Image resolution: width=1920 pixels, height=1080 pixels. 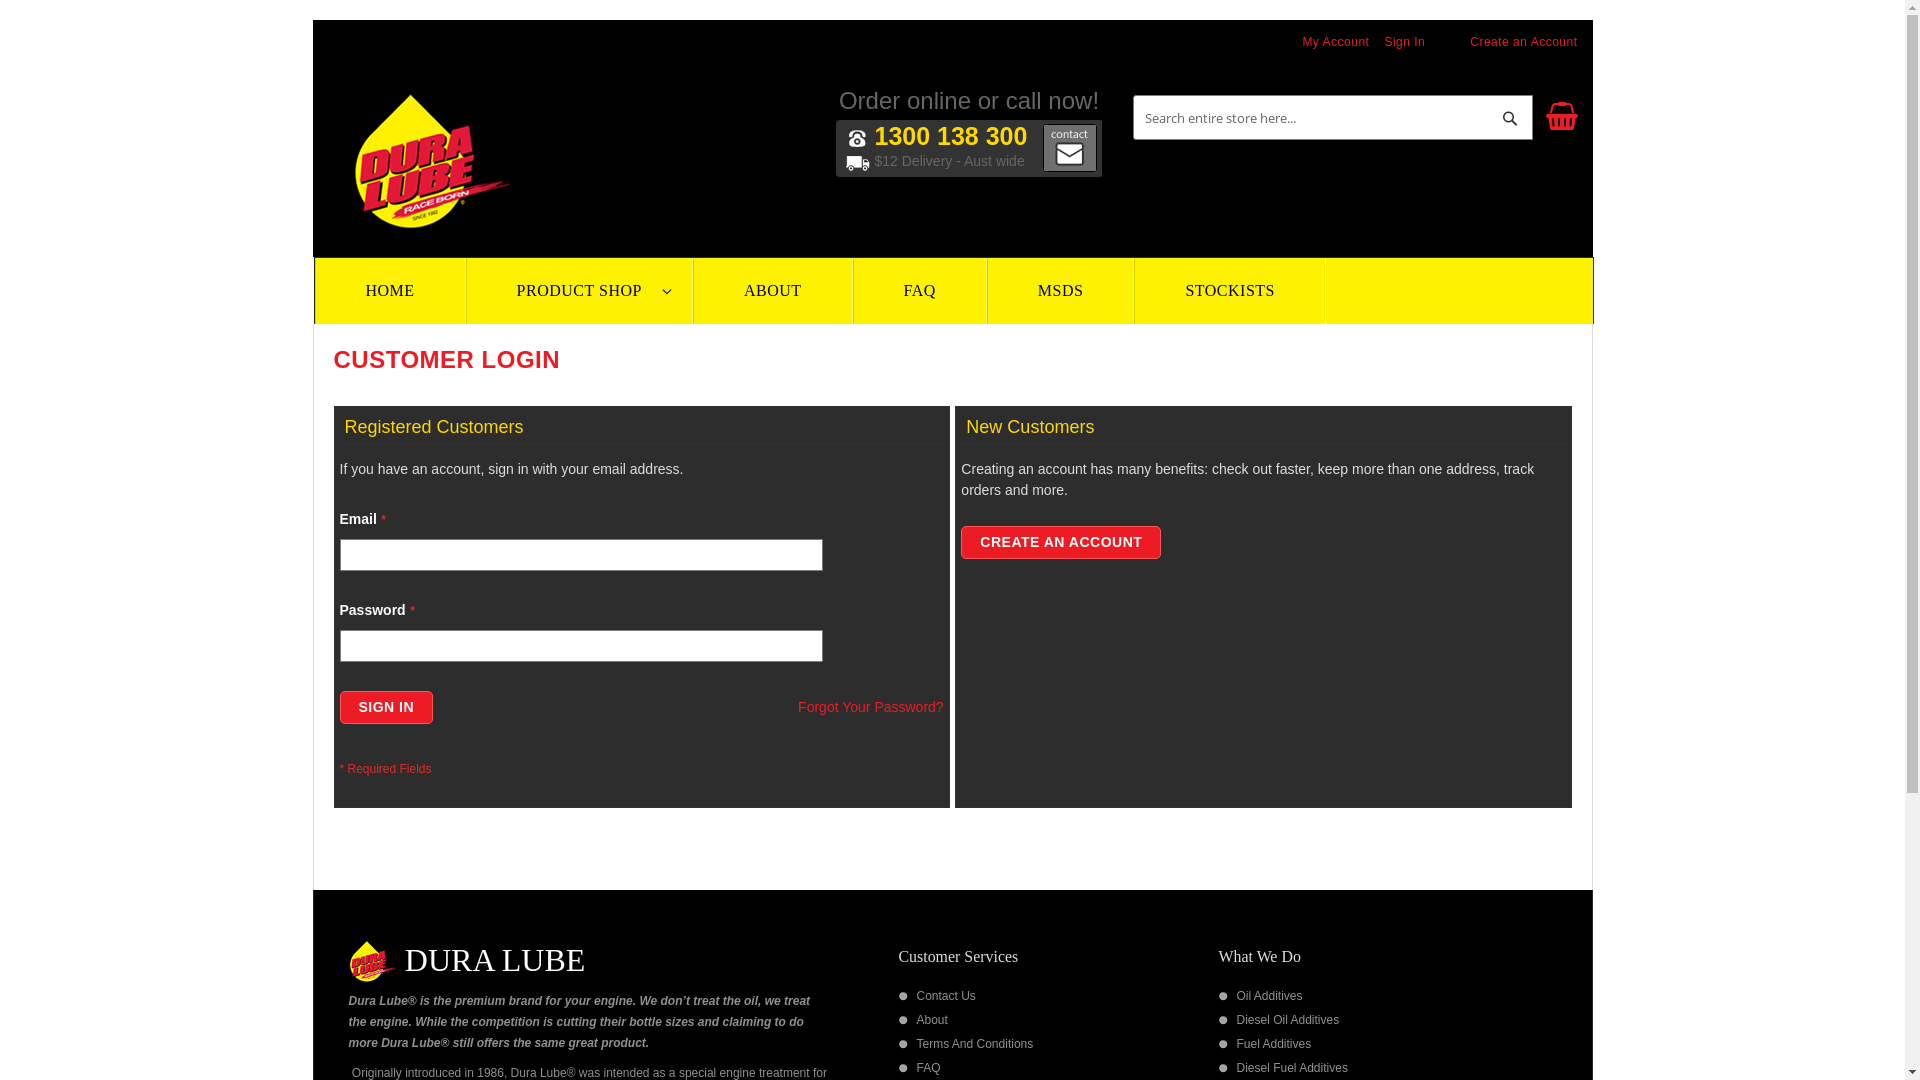 I want to click on 'CREATE AN ACCOUNT', so click(x=1059, y=542).